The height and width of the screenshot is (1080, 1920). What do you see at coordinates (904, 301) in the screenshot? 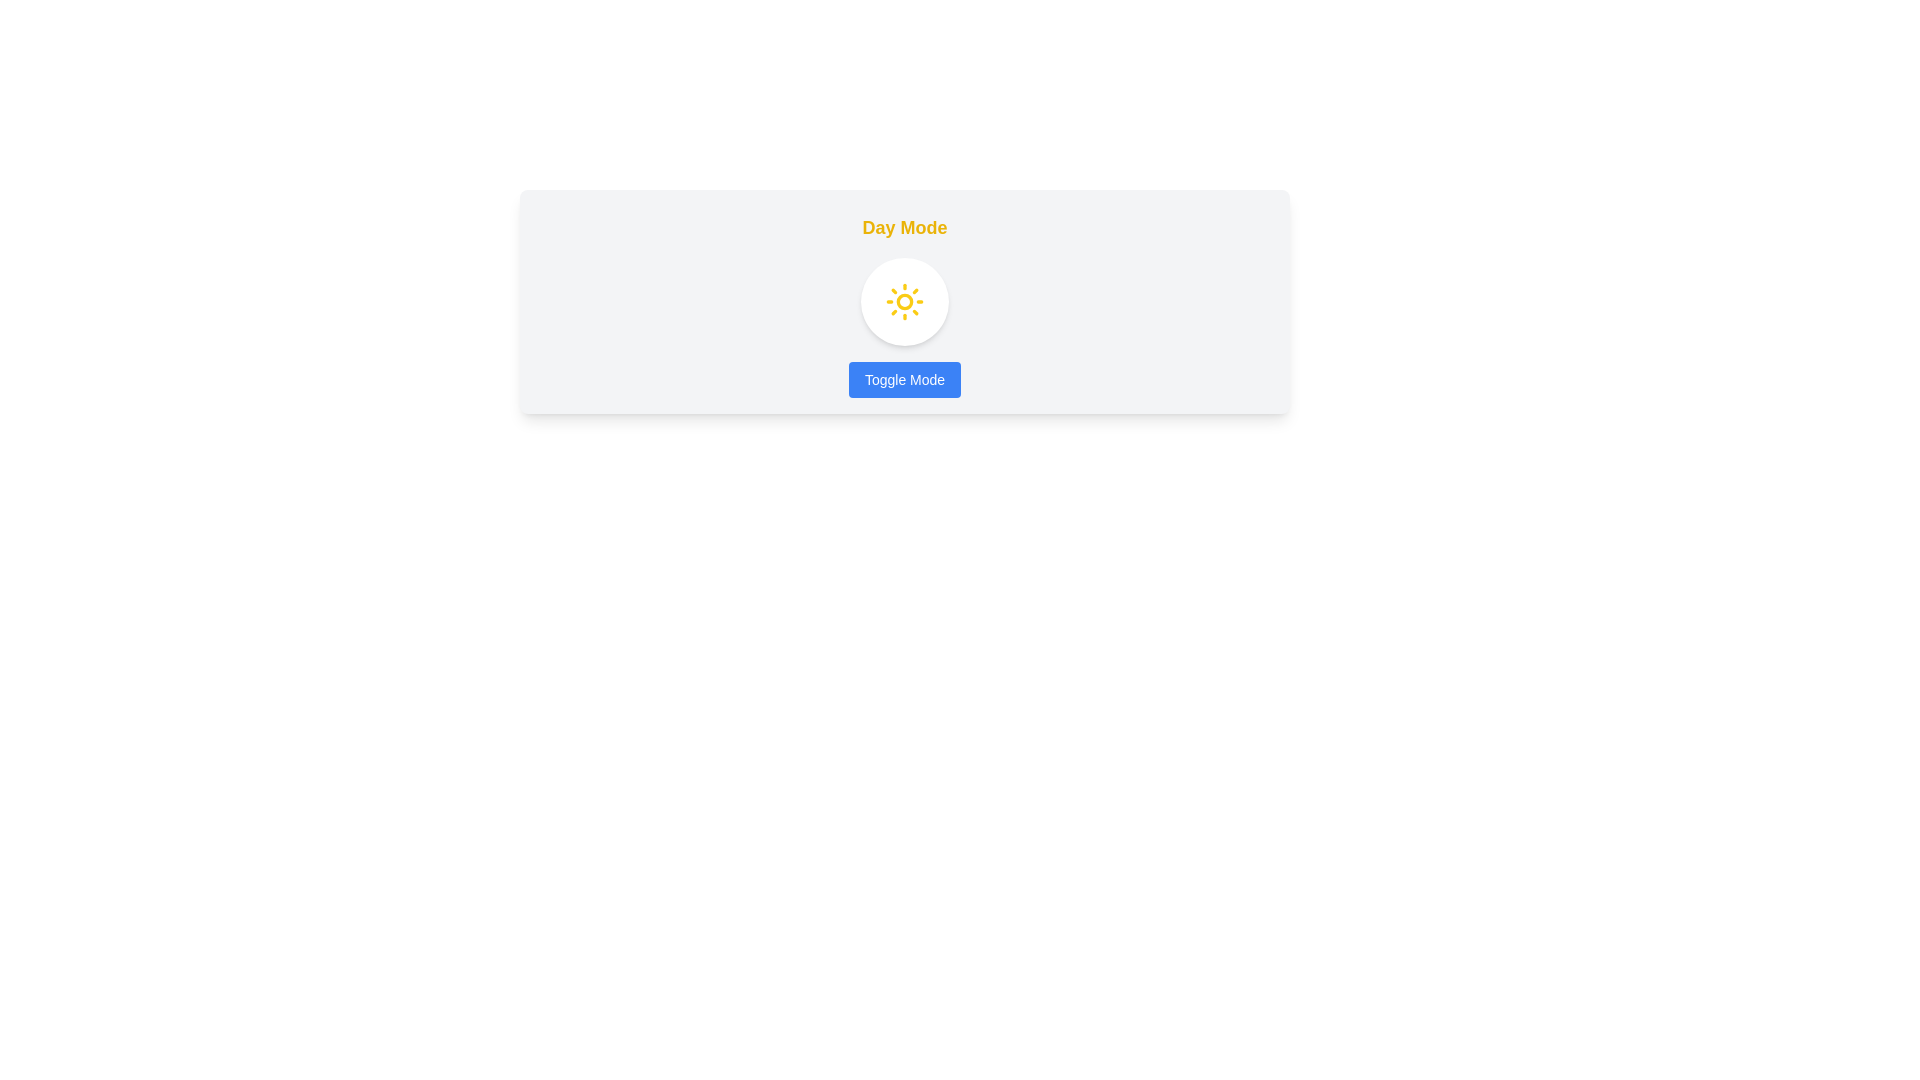
I see `the circular Icon button with a white background and a yellow sun icon, located below the 'Day Mode' label and above the 'Toggle Mode' button` at bounding box center [904, 301].